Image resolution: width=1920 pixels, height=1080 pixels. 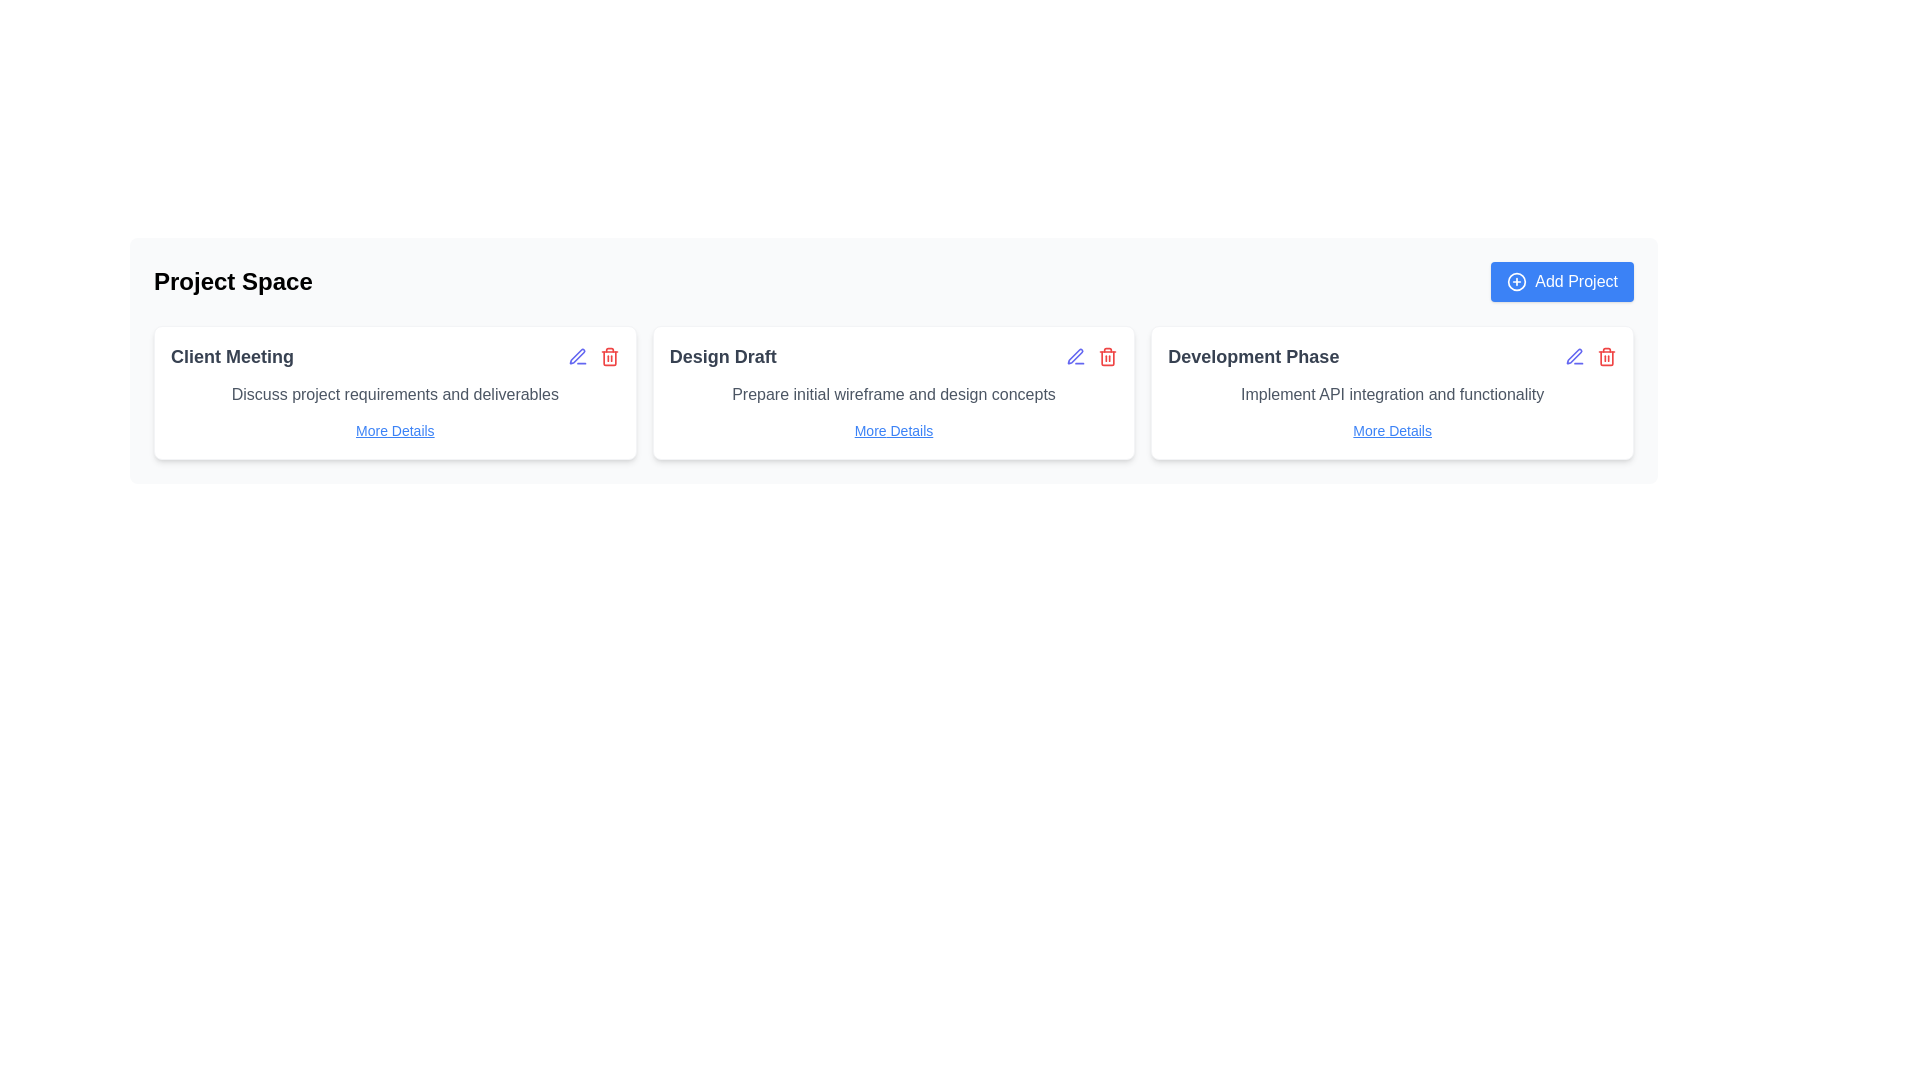 What do you see at coordinates (395, 394) in the screenshot?
I see `the text label that reads 'Discuss project requirements and deliverables', which is styled in light gray and located beneath the 'Client Meeting' title within the first column of the three-column layout` at bounding box center [395, 394].